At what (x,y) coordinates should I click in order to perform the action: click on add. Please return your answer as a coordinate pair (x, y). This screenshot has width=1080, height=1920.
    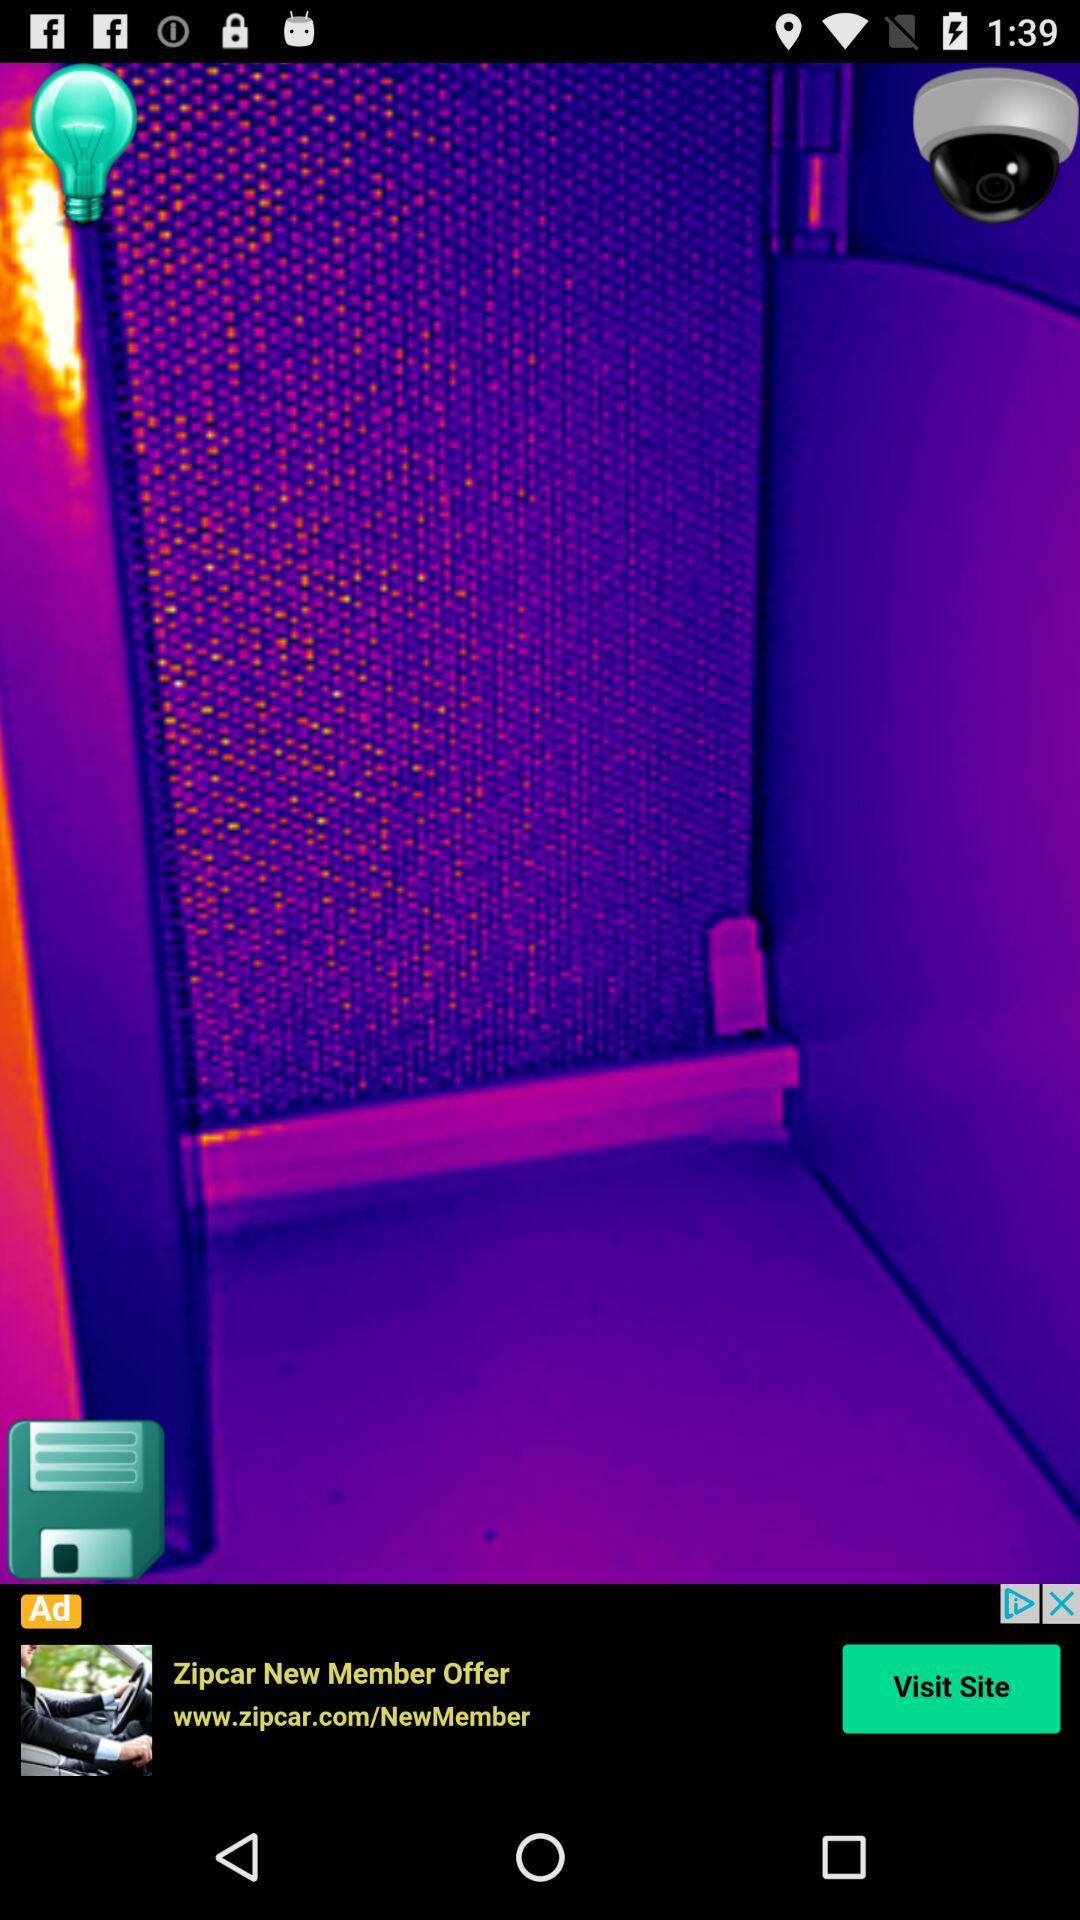
    Looking at the image, I should click on (540, 1688).